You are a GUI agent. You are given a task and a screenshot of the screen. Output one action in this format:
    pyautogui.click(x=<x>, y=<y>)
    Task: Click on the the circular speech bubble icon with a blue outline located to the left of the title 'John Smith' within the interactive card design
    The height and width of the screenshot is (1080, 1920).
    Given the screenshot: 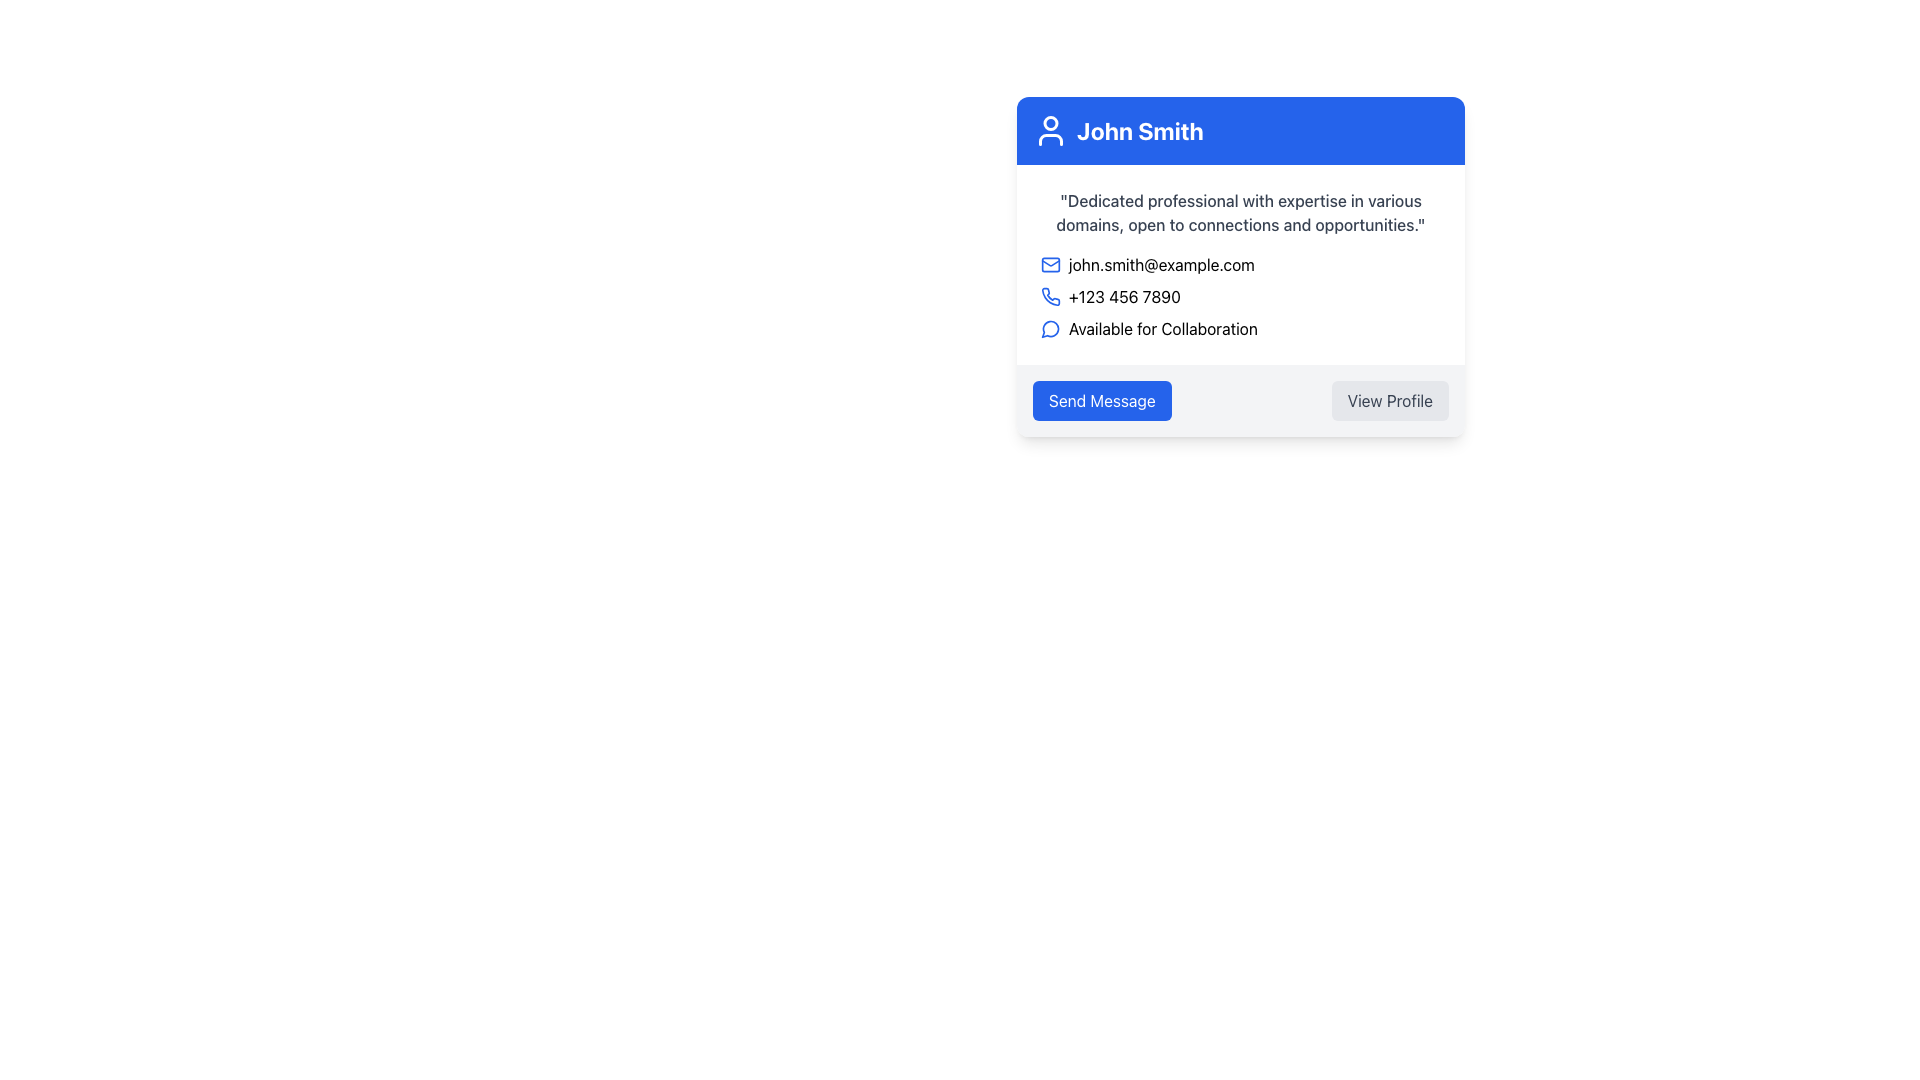 What is the action you would take?
    pyautogui.click(x=1049, y=328)
    